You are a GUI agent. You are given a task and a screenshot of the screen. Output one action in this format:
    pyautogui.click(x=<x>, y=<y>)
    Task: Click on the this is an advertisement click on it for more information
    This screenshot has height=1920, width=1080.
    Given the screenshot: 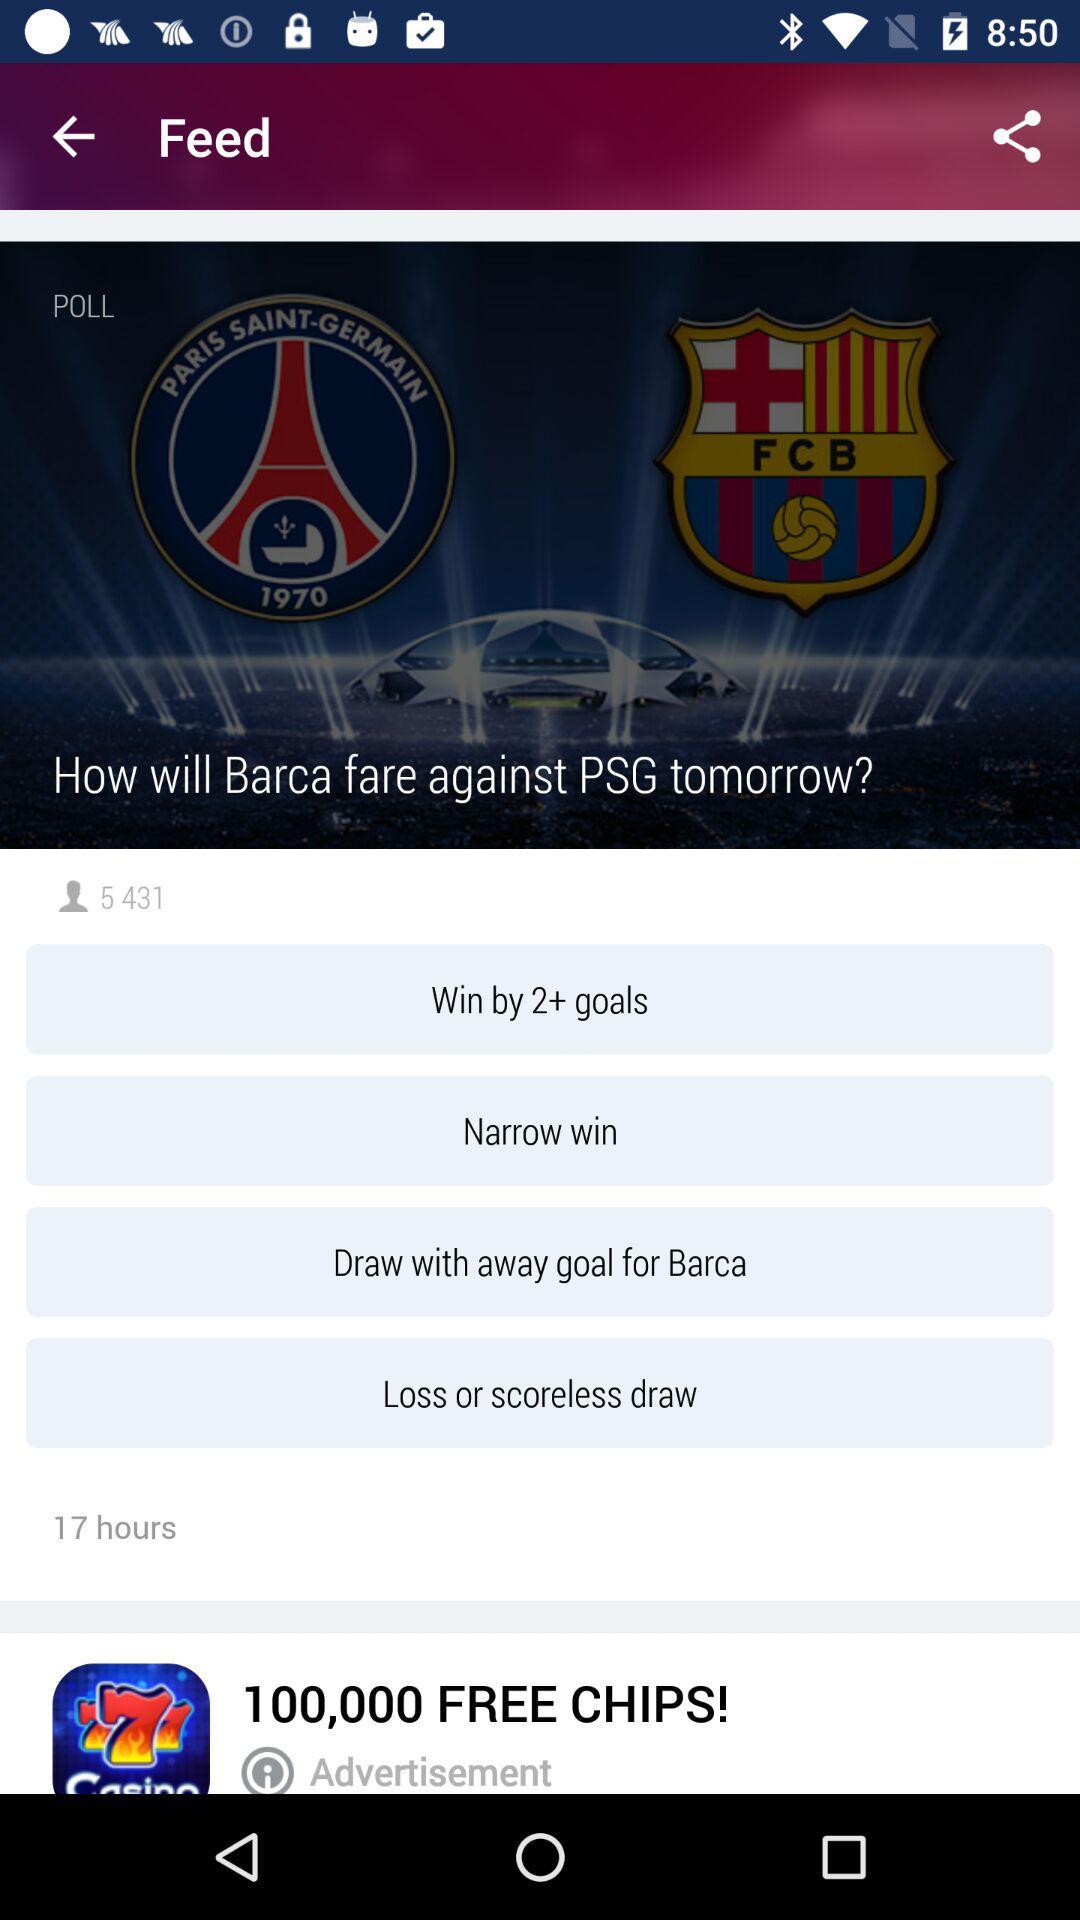 What is the action you would take?
    pyautogui.click(x=266, y=1770)
    